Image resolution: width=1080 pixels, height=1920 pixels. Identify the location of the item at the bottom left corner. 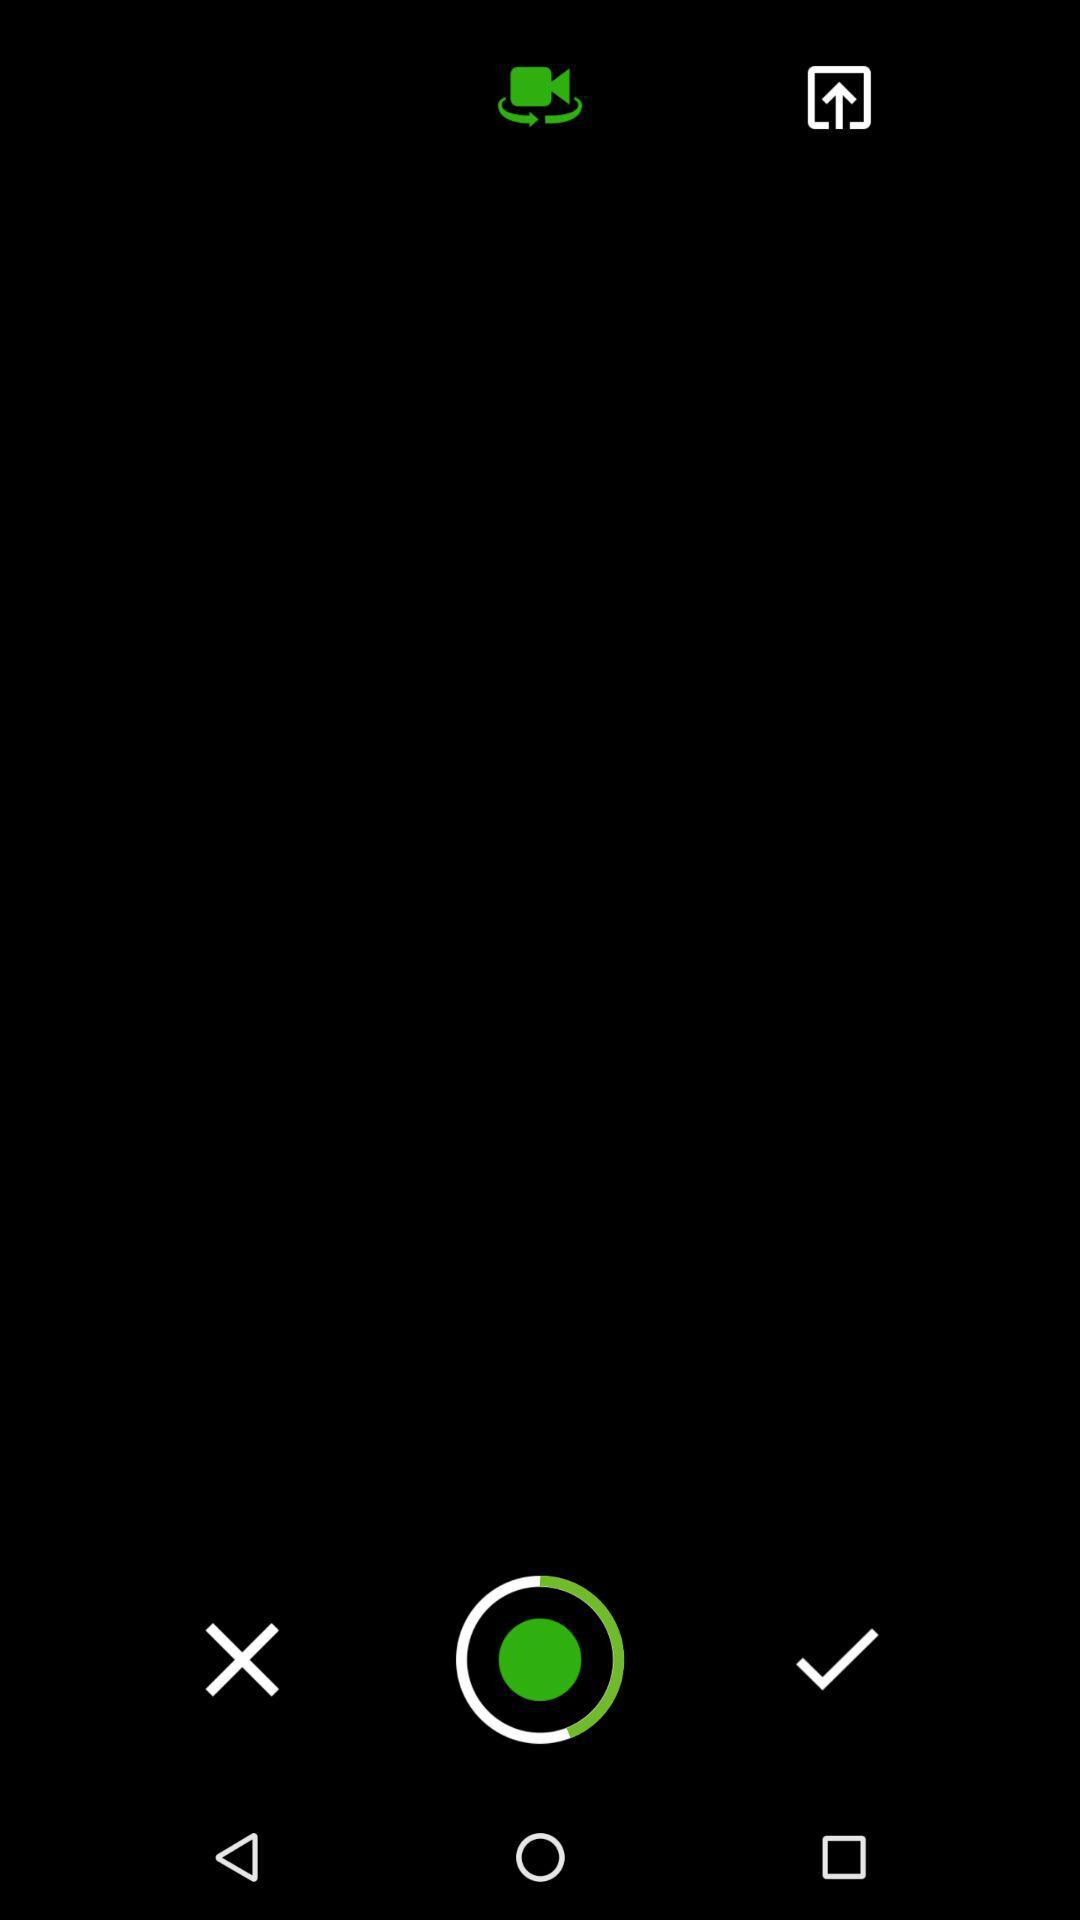
(241, 1659).